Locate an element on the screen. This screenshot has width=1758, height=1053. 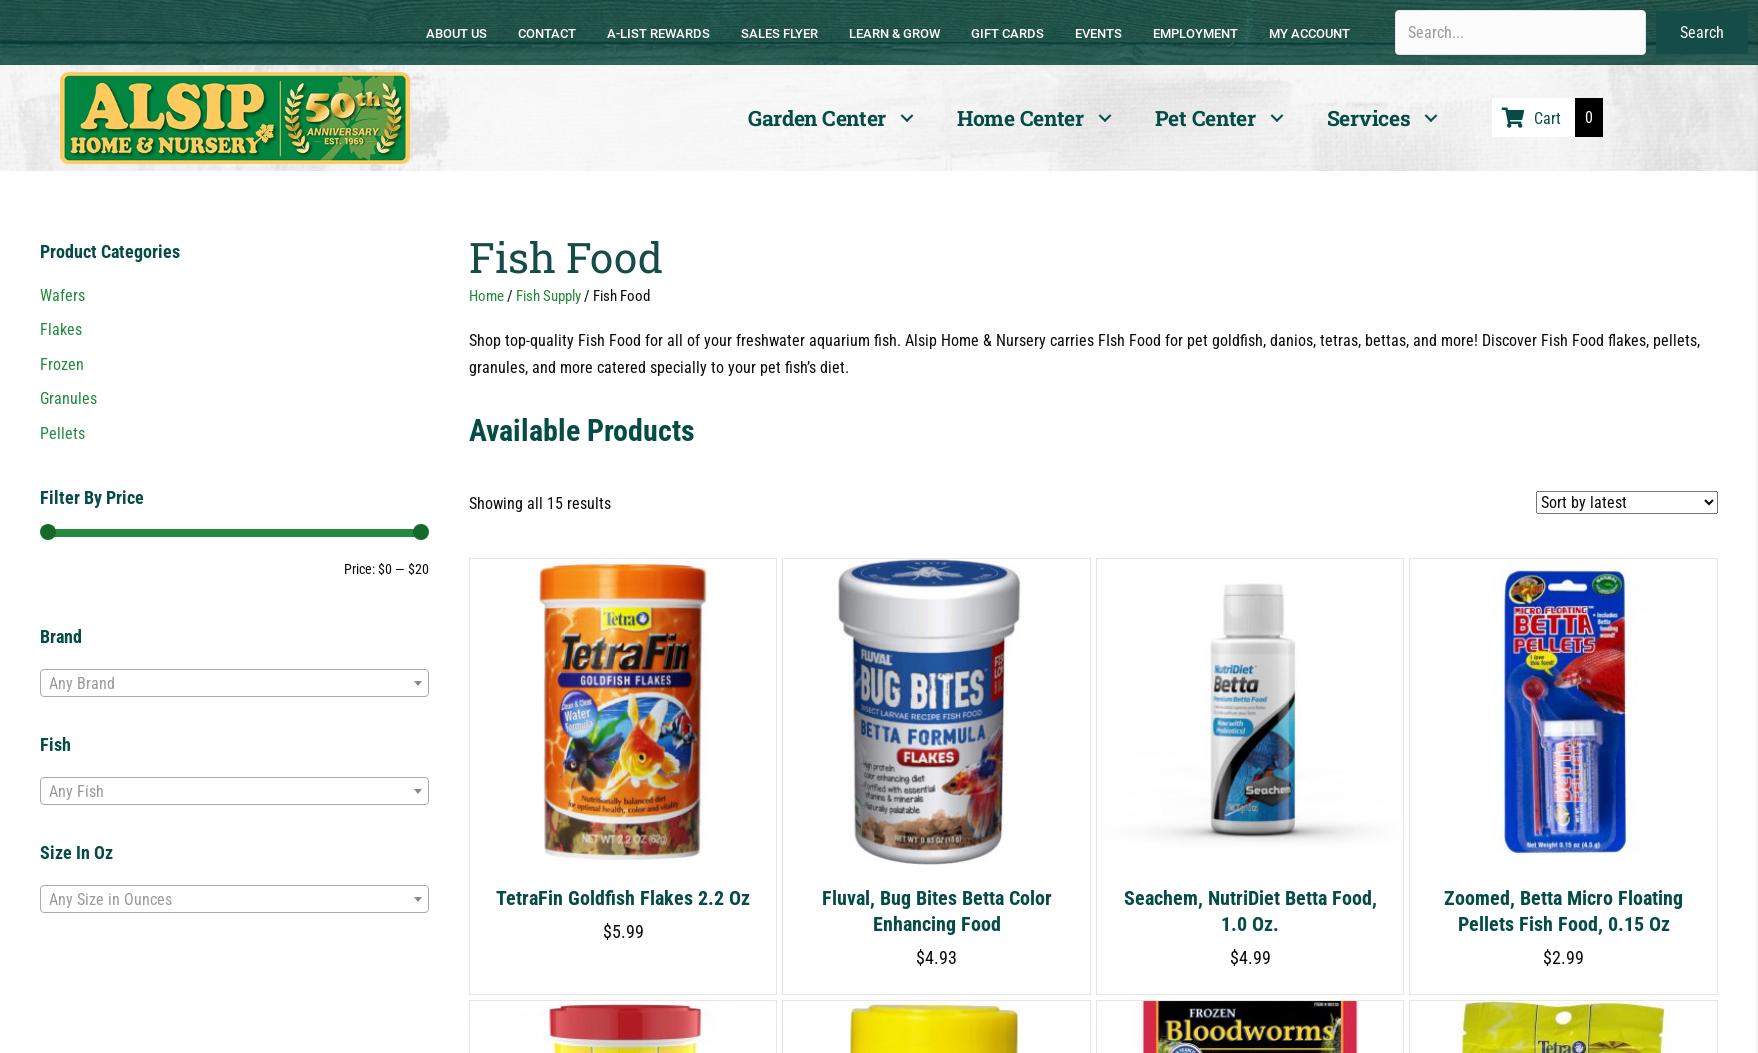
'Home' is located at coordinates (484, 295).